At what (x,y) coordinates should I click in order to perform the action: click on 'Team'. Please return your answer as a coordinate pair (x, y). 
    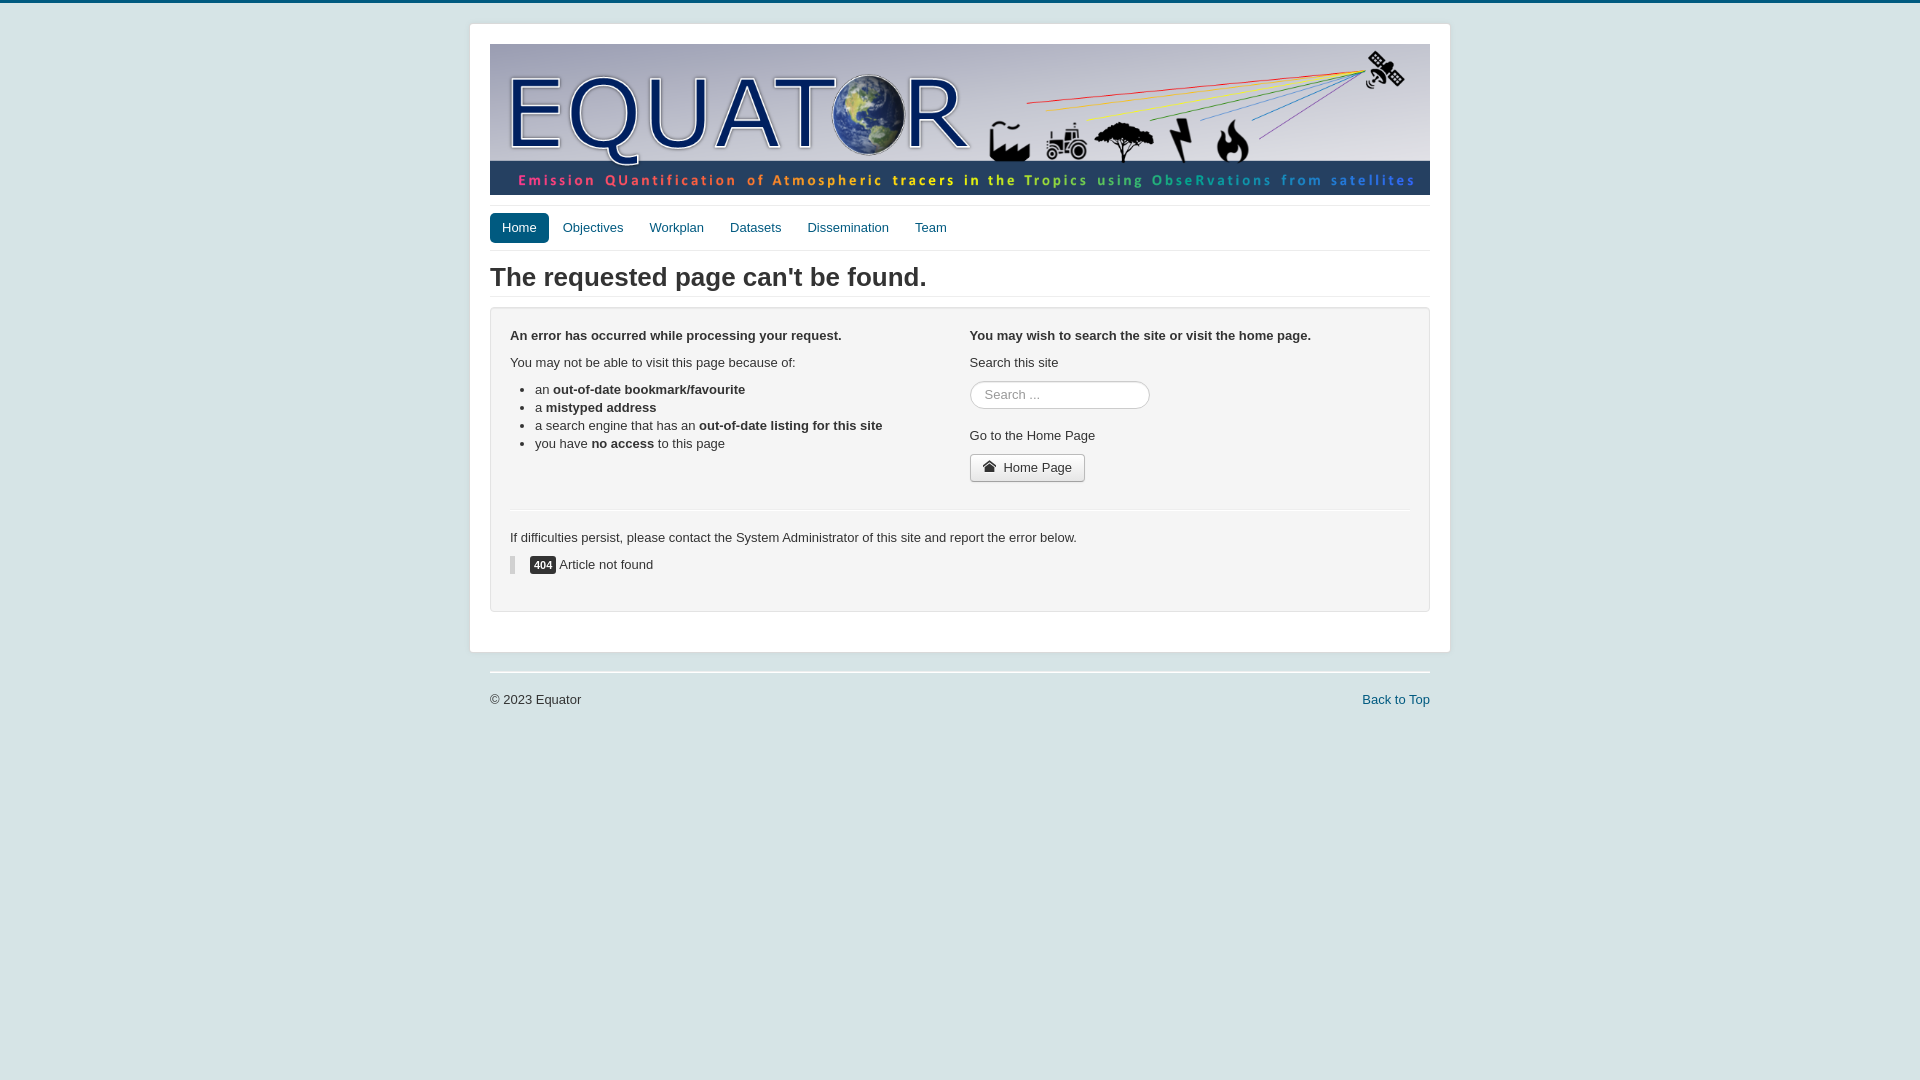
    Looking at the image, I should click on (930, 226).